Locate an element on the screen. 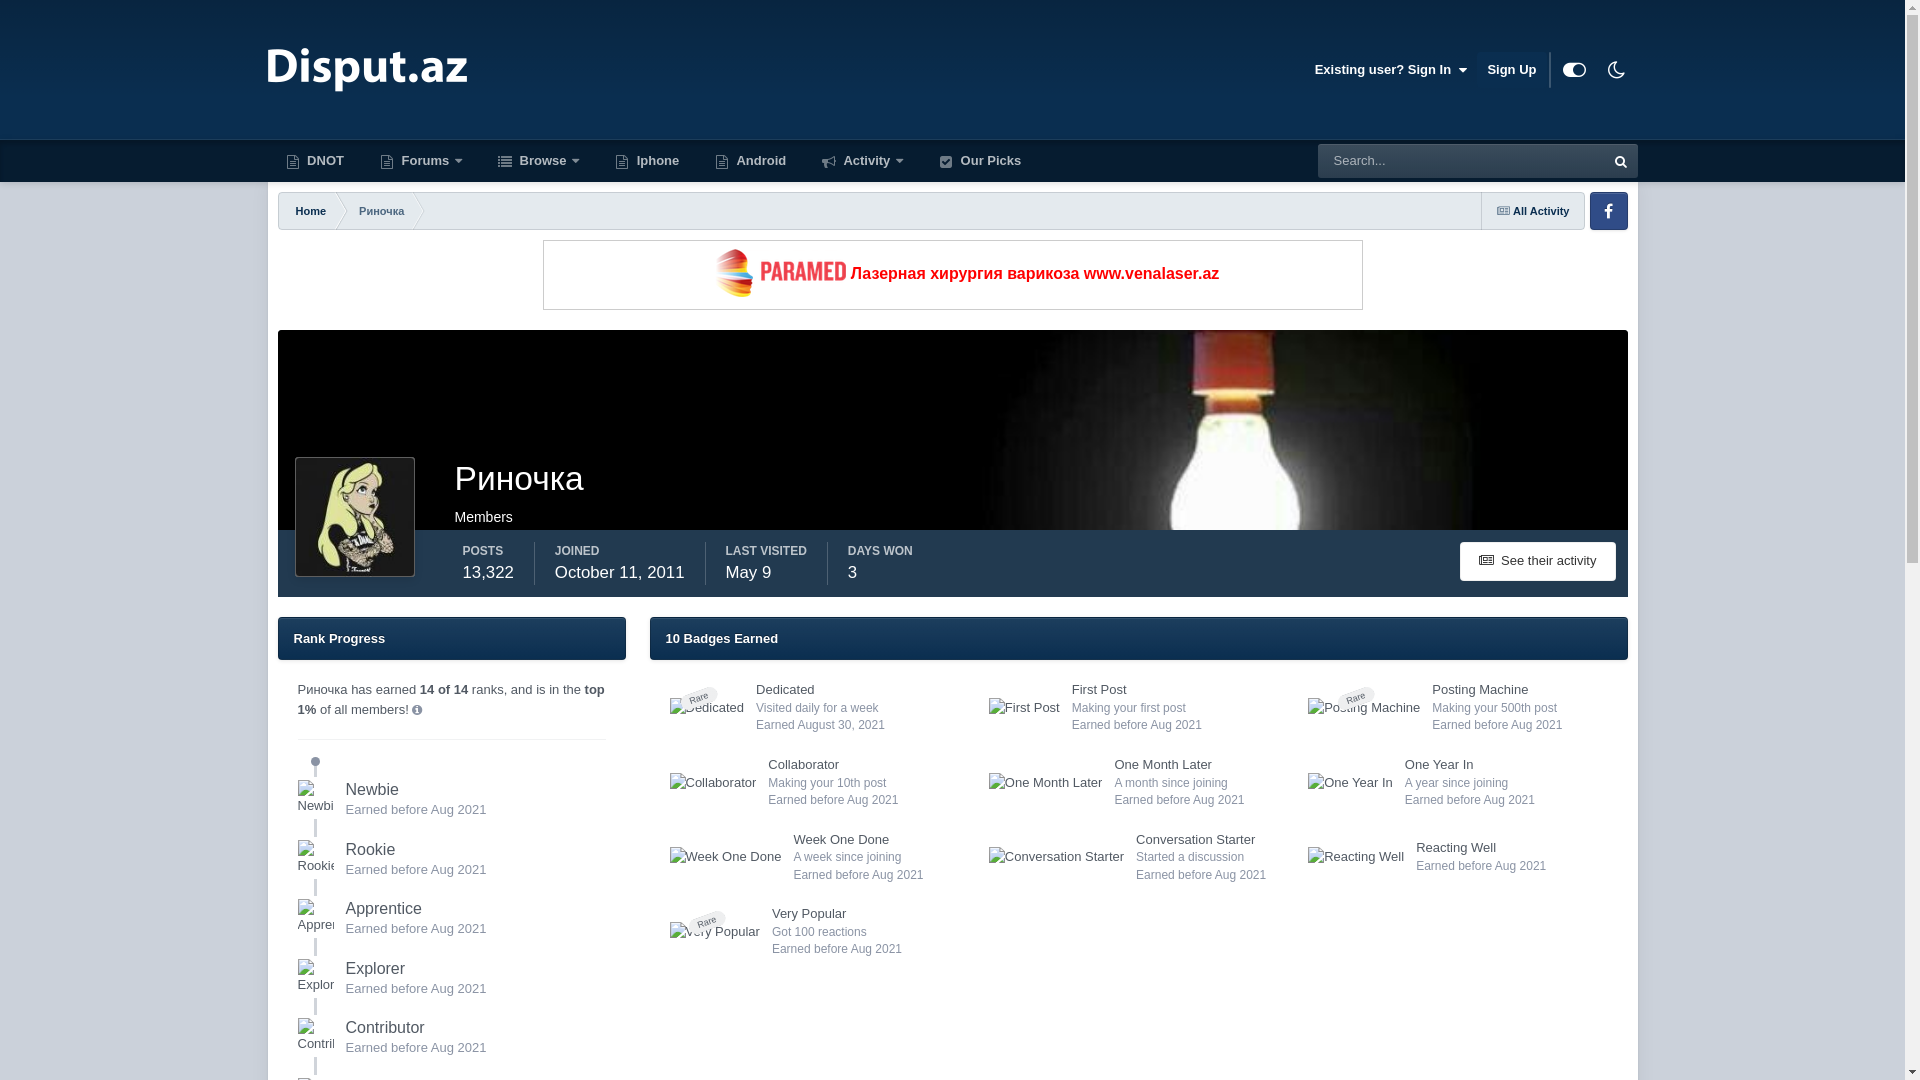  'Rank: Explorer (4/14)' is located at coordinates (315, 975).